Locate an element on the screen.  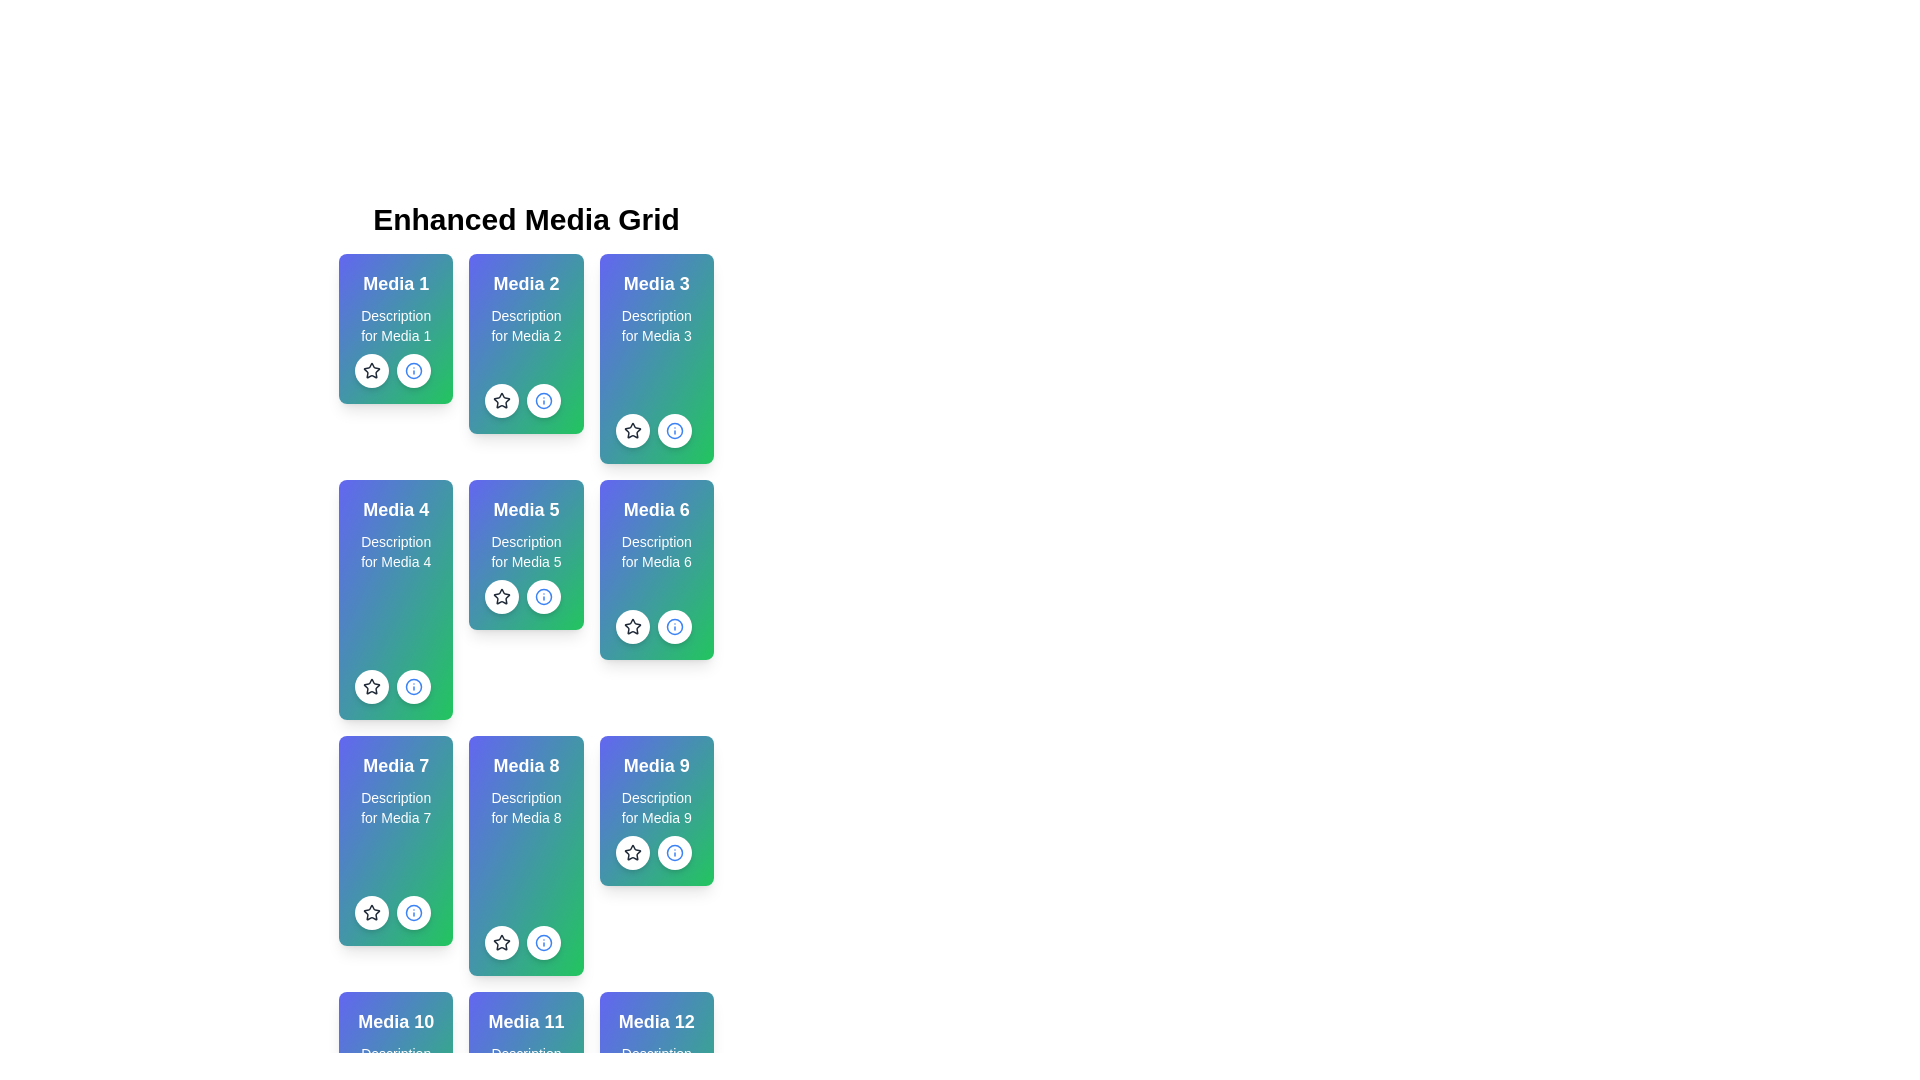
the text element displaying 'Description for Media 3', which is positioned below the title 'Media 3' within the media card is located at coordinates (656, 325).